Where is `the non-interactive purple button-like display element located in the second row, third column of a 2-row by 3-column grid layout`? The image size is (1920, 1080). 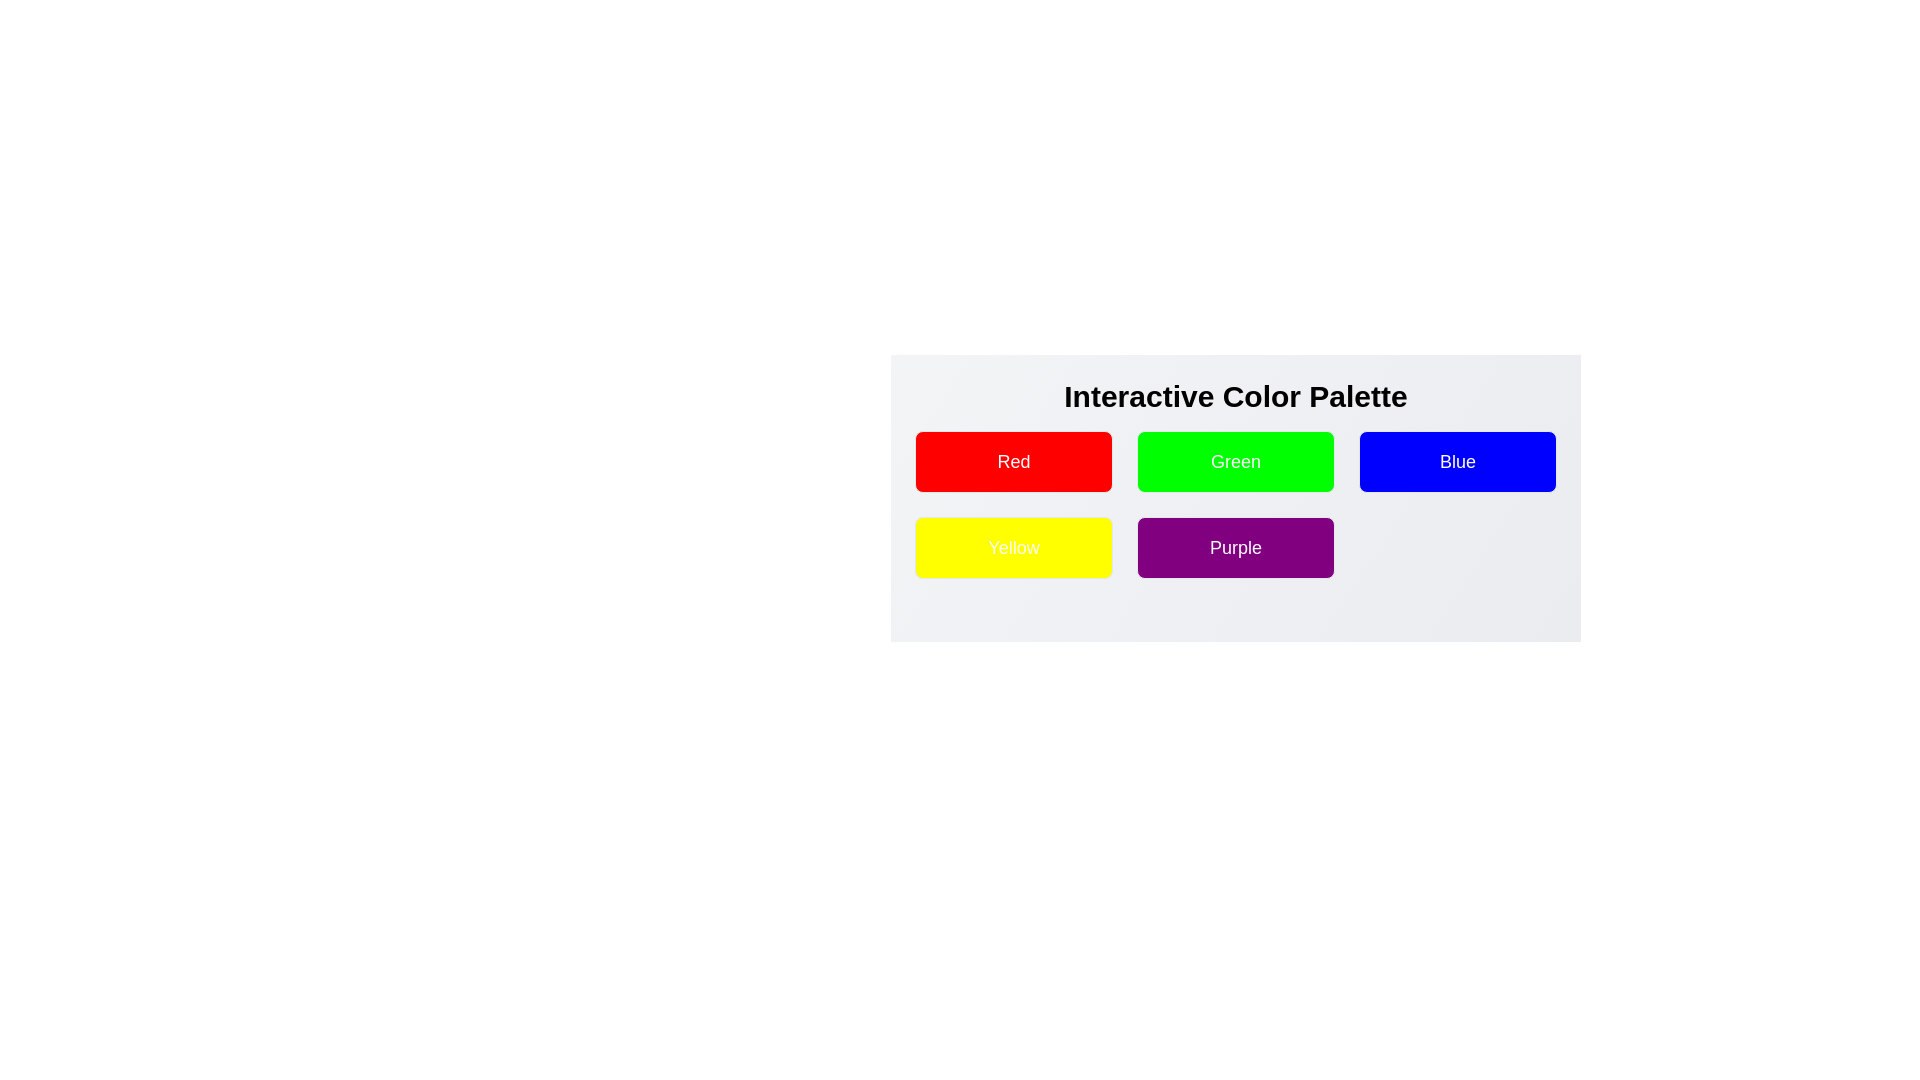 the non-interactive purple button-like display element located in the second row, third column of a 2-row by 3-column grid layout is located at coordinates (1235, 547).